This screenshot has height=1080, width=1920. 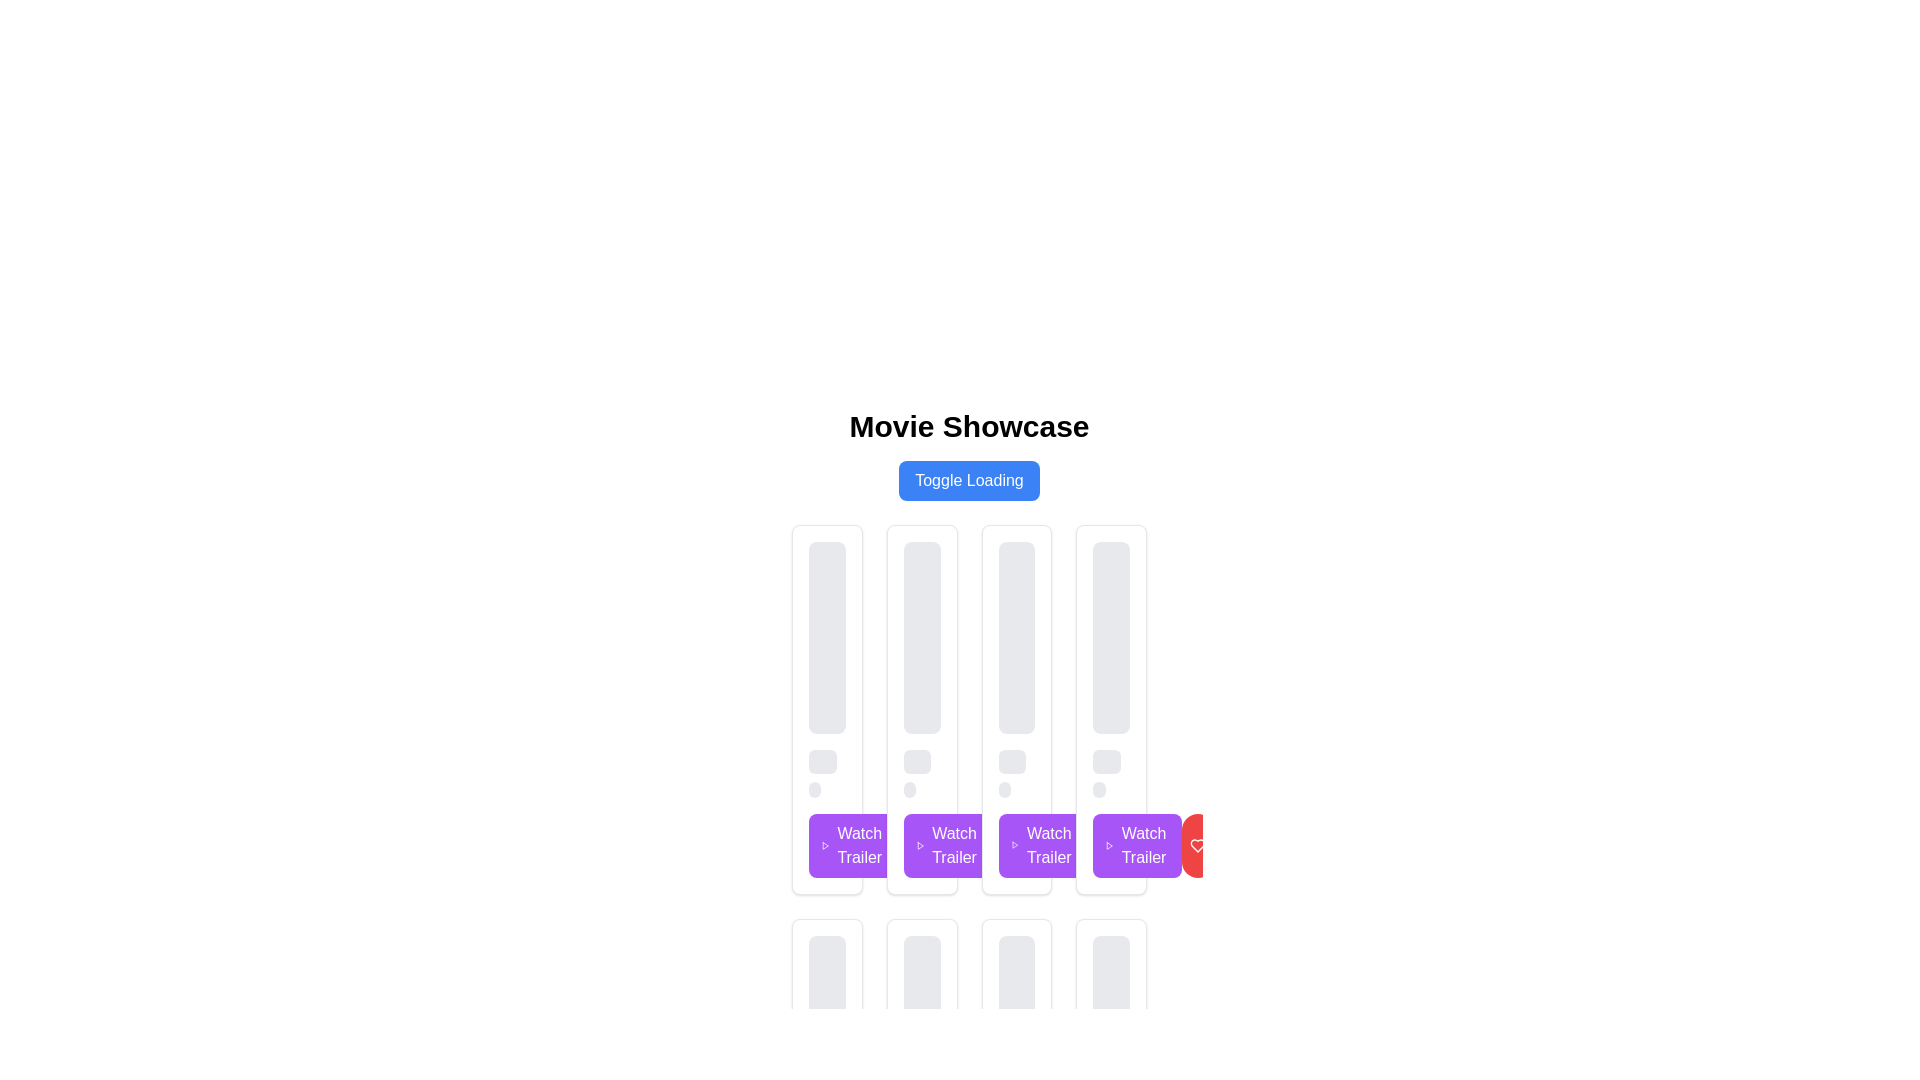 What do you see at coordinates (1041, 845) in the screenshot?
I see `the 'Watch Trailer' button, which is a rectangular button with rounded edges, has a purple background, and contains white text with a play icon to its left, located as the third button from the left in a row of four buttons` at bounding box center [1041, 845].